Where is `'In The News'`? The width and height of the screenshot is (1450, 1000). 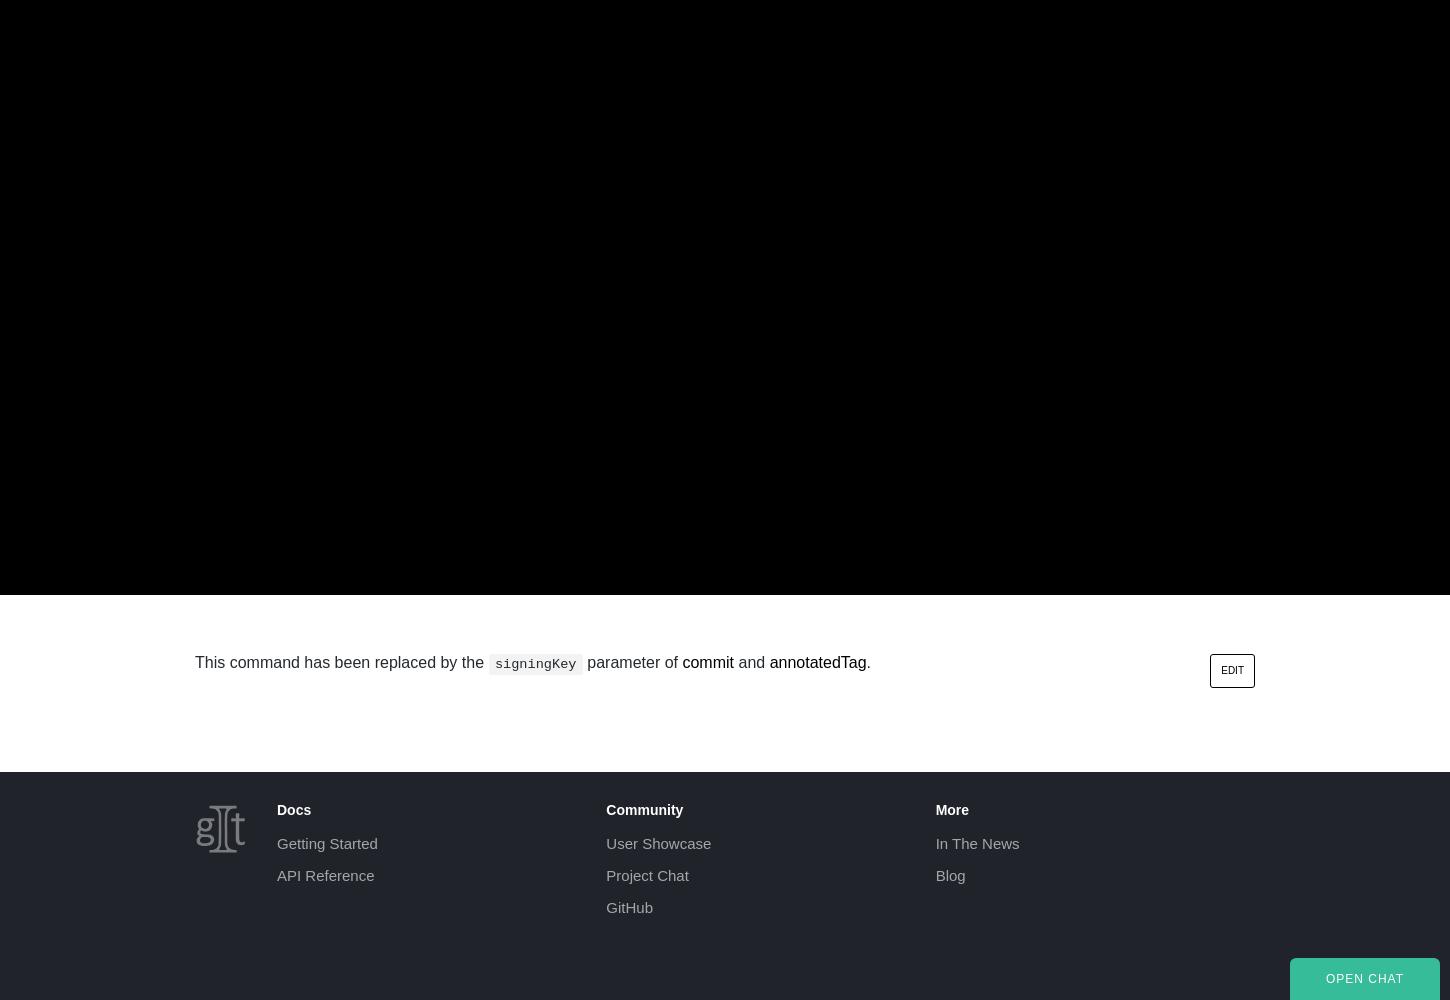 'In The News' is located at coordinates (977, 842).